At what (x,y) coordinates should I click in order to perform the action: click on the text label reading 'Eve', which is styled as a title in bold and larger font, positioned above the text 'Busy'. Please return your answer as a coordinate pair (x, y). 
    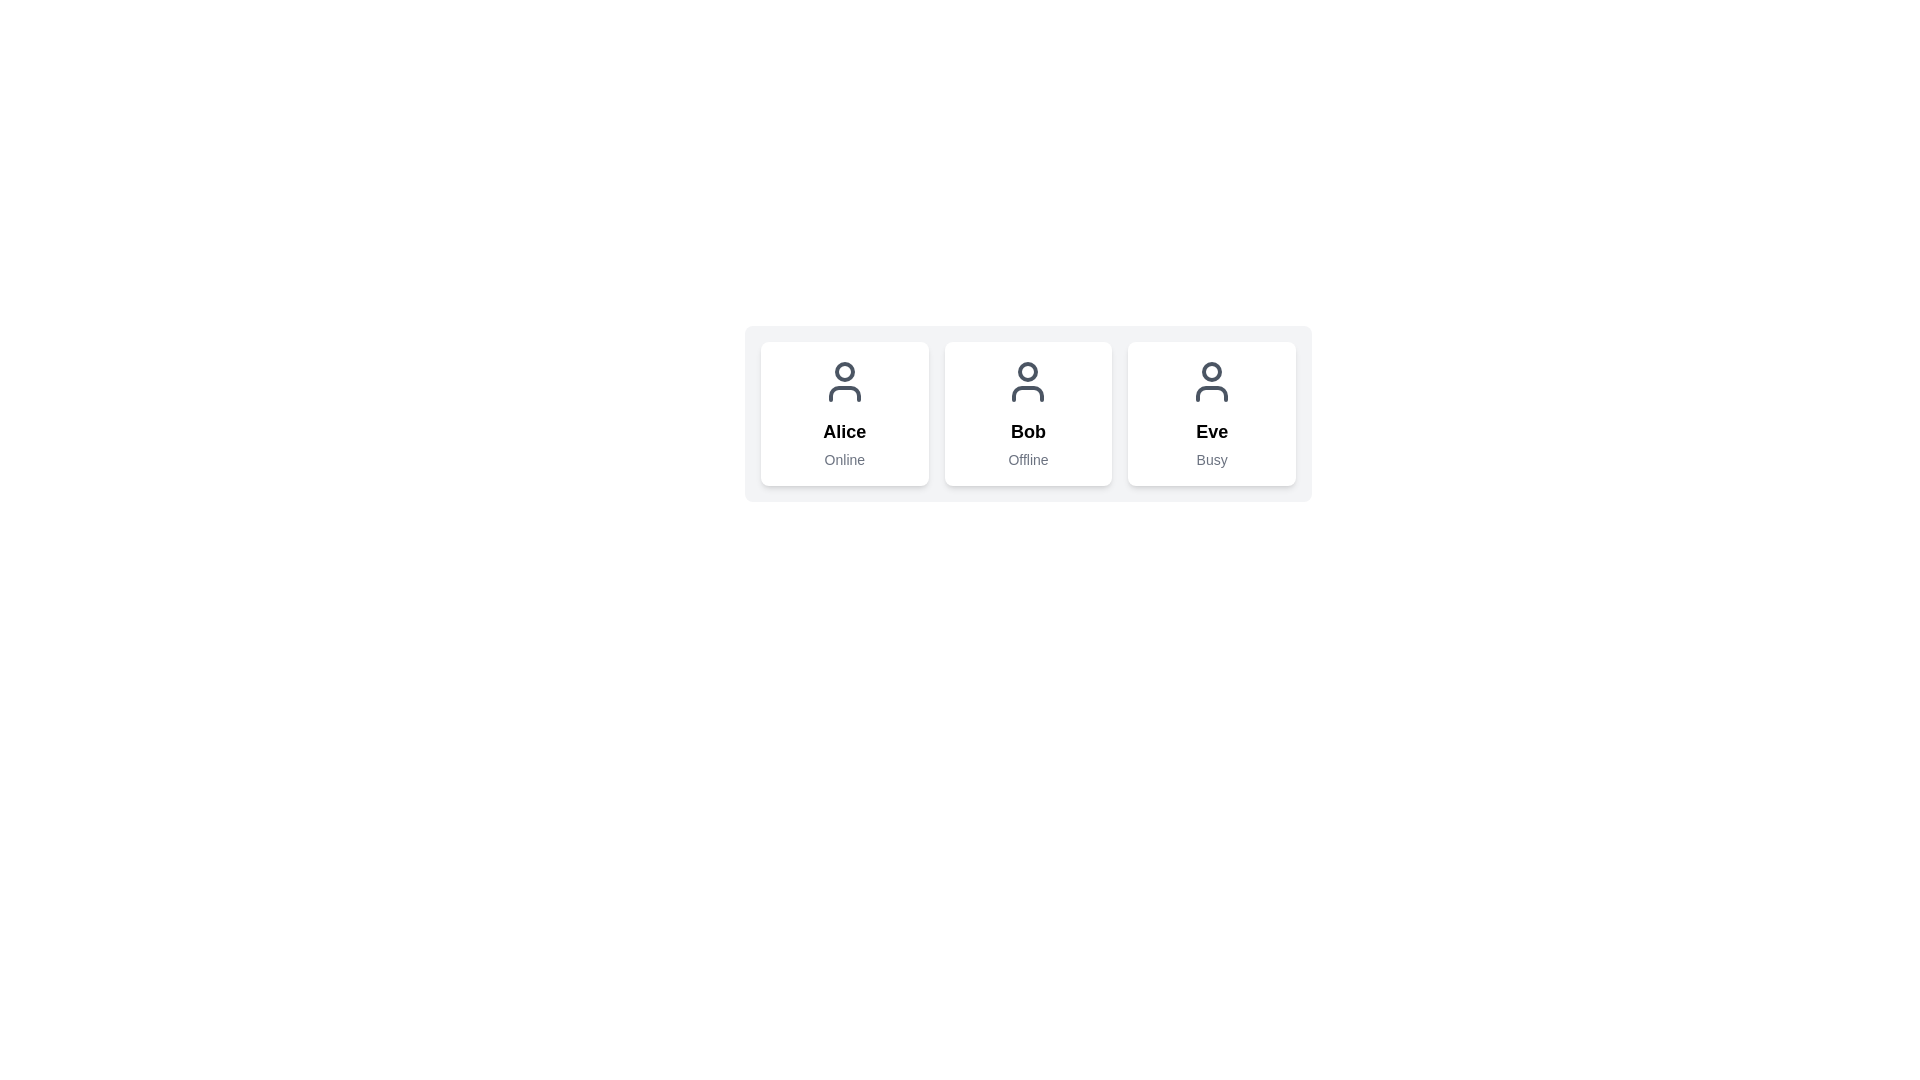
    Looking at the image, I should click on (1211, 431).